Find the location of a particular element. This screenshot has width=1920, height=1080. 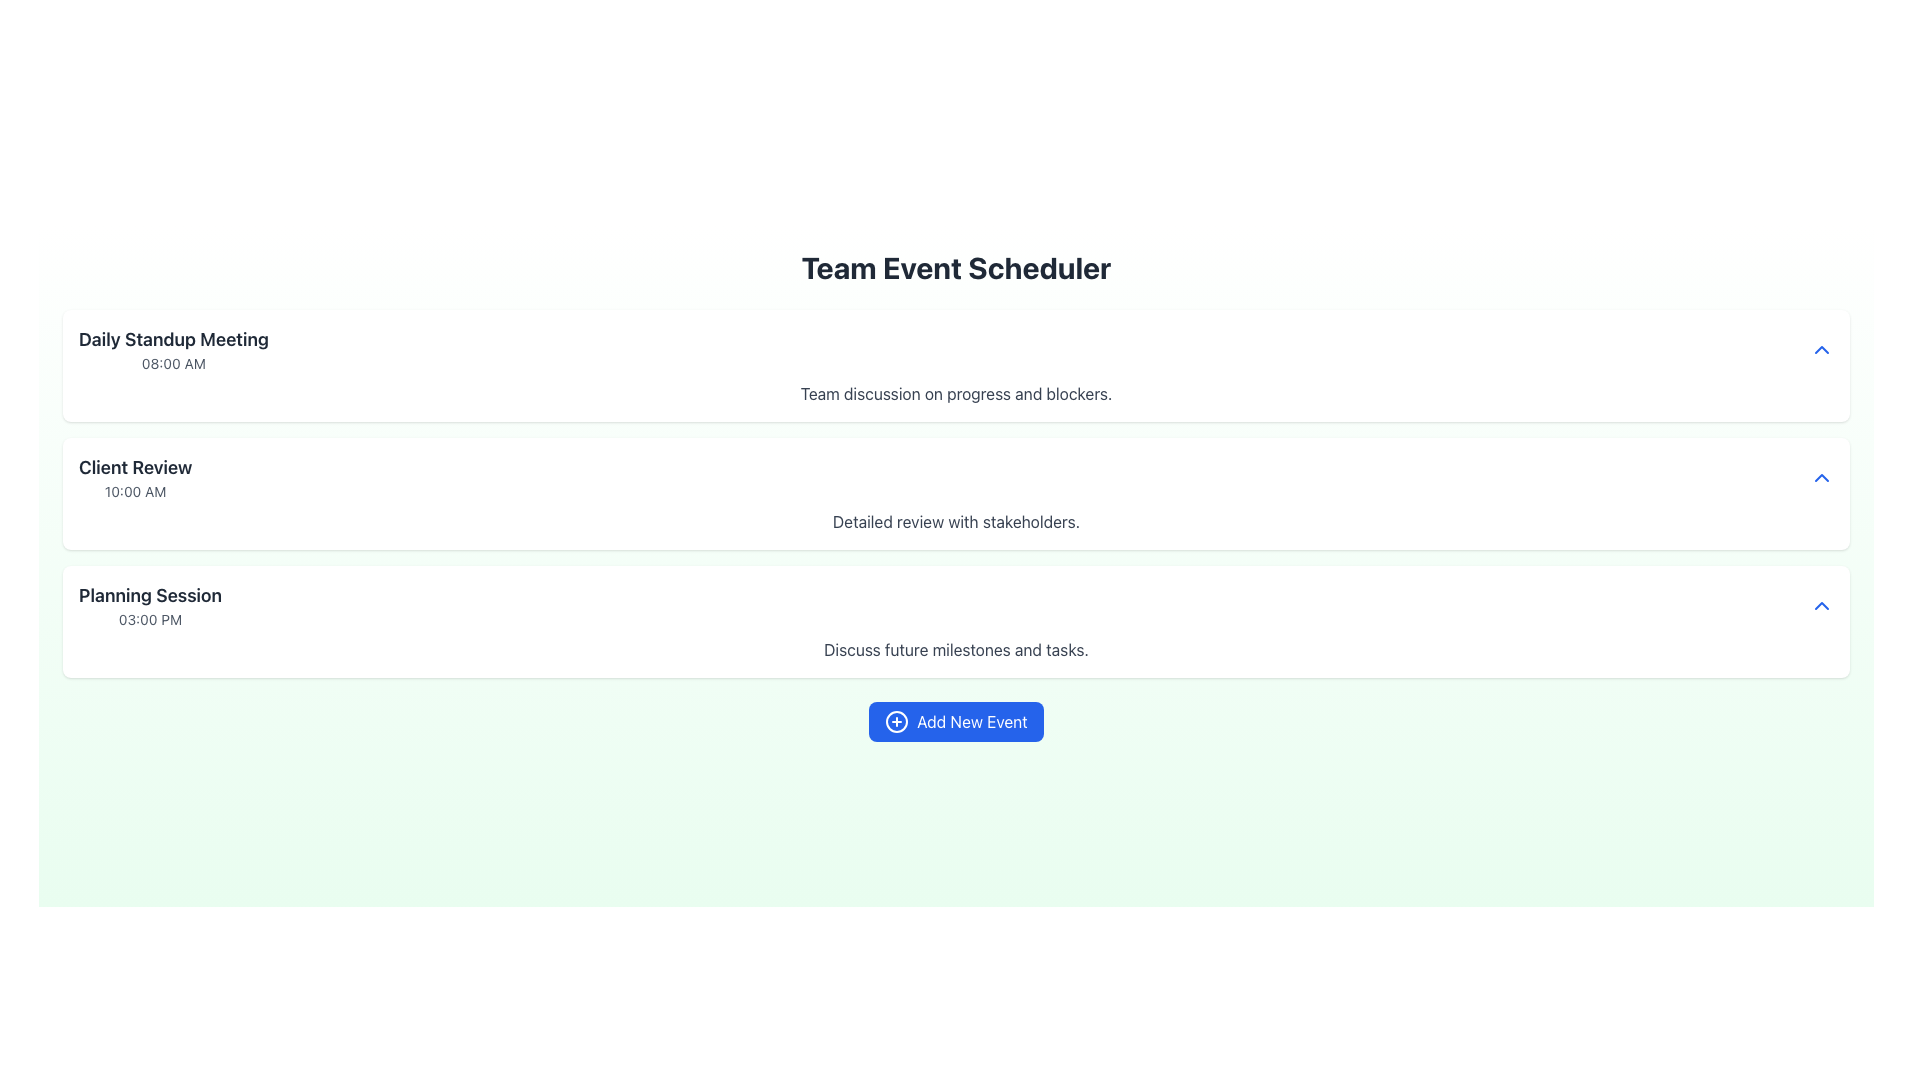

the small text label displaying '08:00 AM' which is located underneath the 'Daily Standup Meeting' label on the left side of the interface is located at coordinates (173, 363).